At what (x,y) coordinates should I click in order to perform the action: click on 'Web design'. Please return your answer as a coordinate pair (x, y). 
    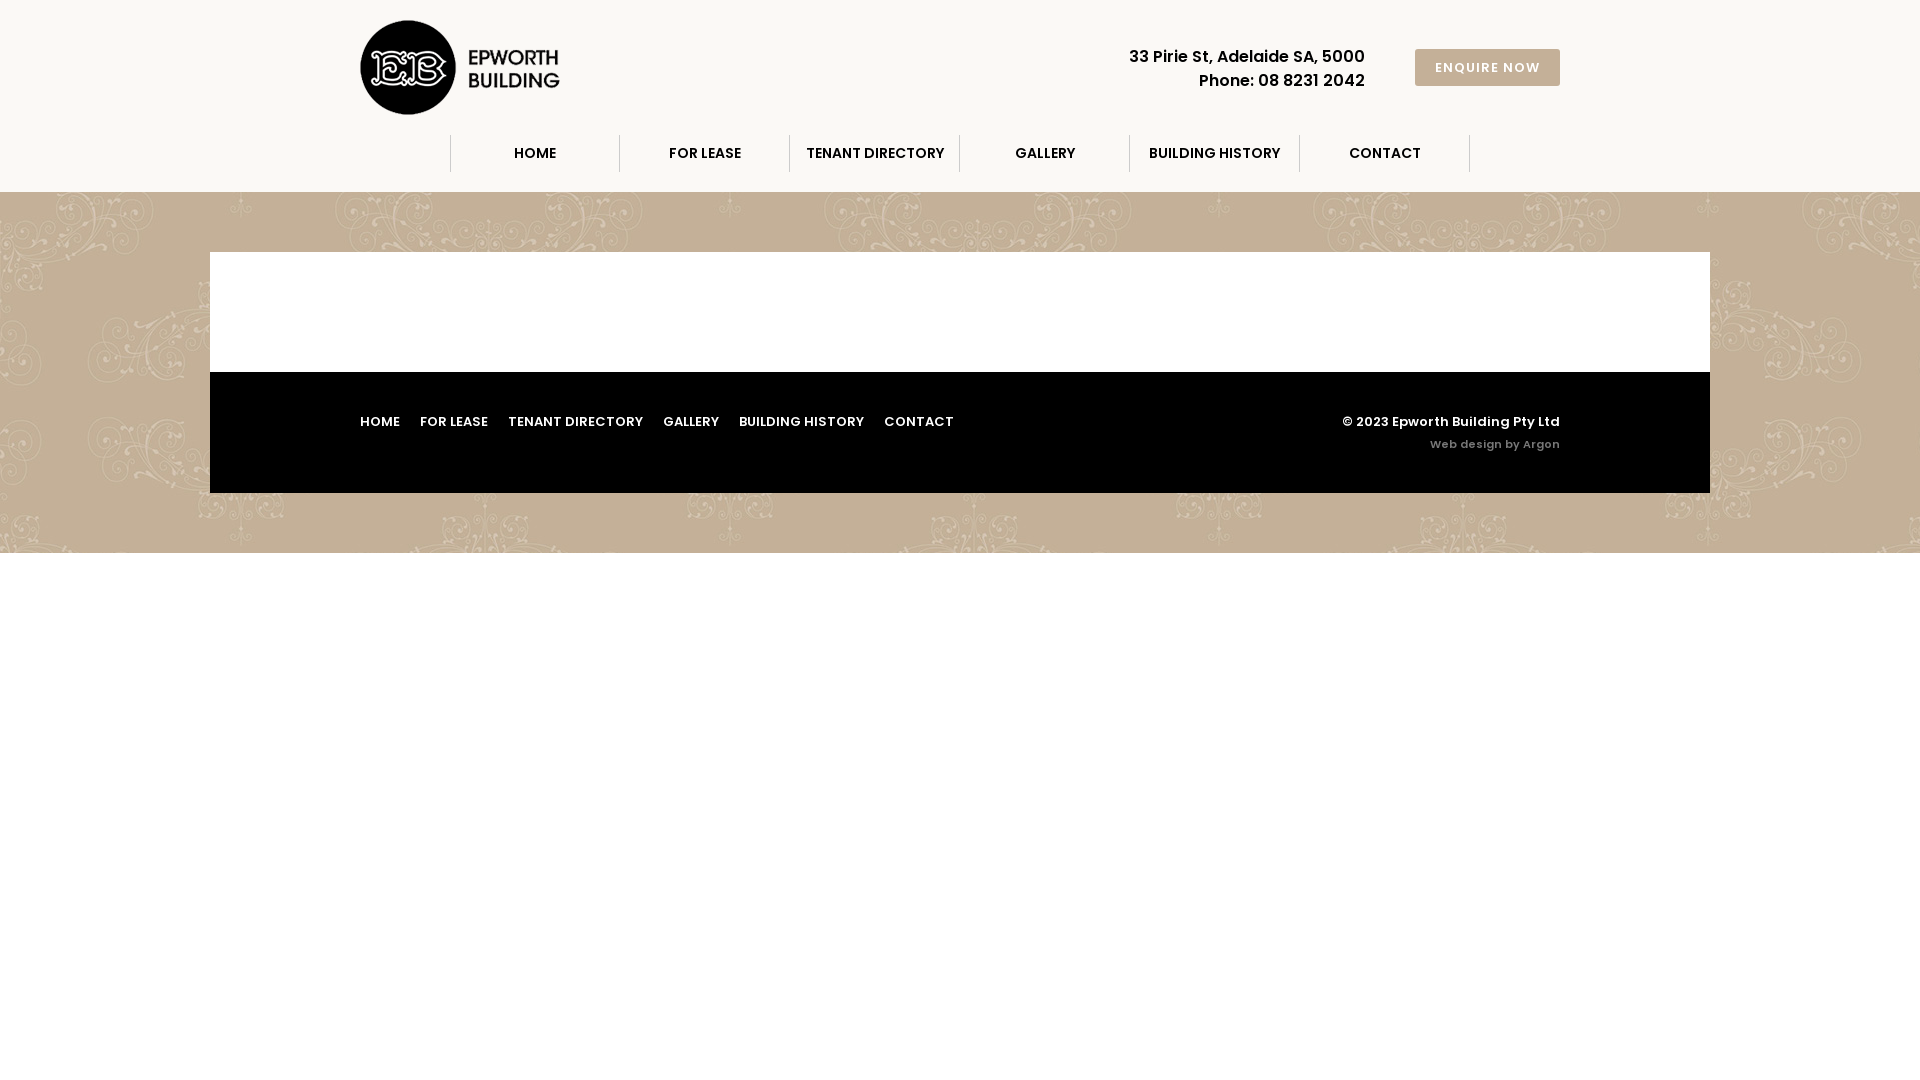
    Looking at the image, I should click on (1465, 442).